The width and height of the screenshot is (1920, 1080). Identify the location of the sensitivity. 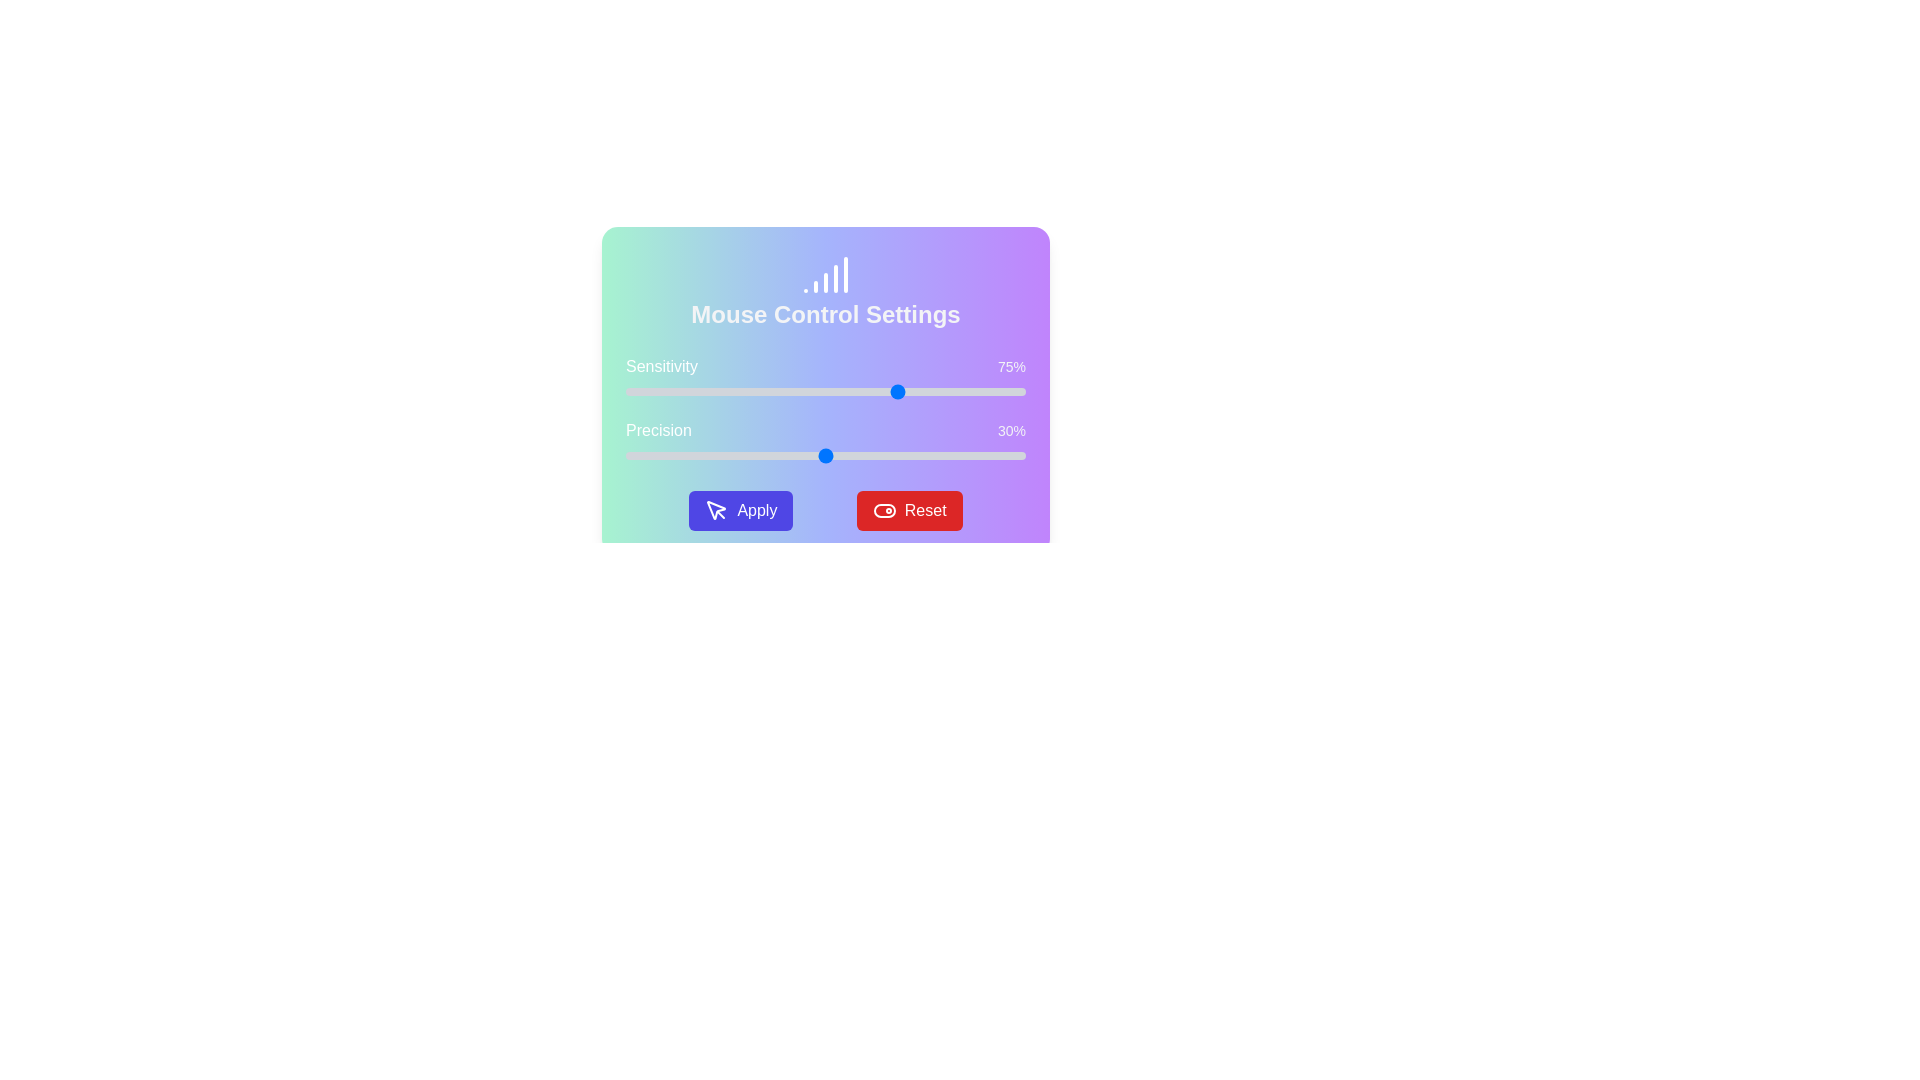
(855, 392).